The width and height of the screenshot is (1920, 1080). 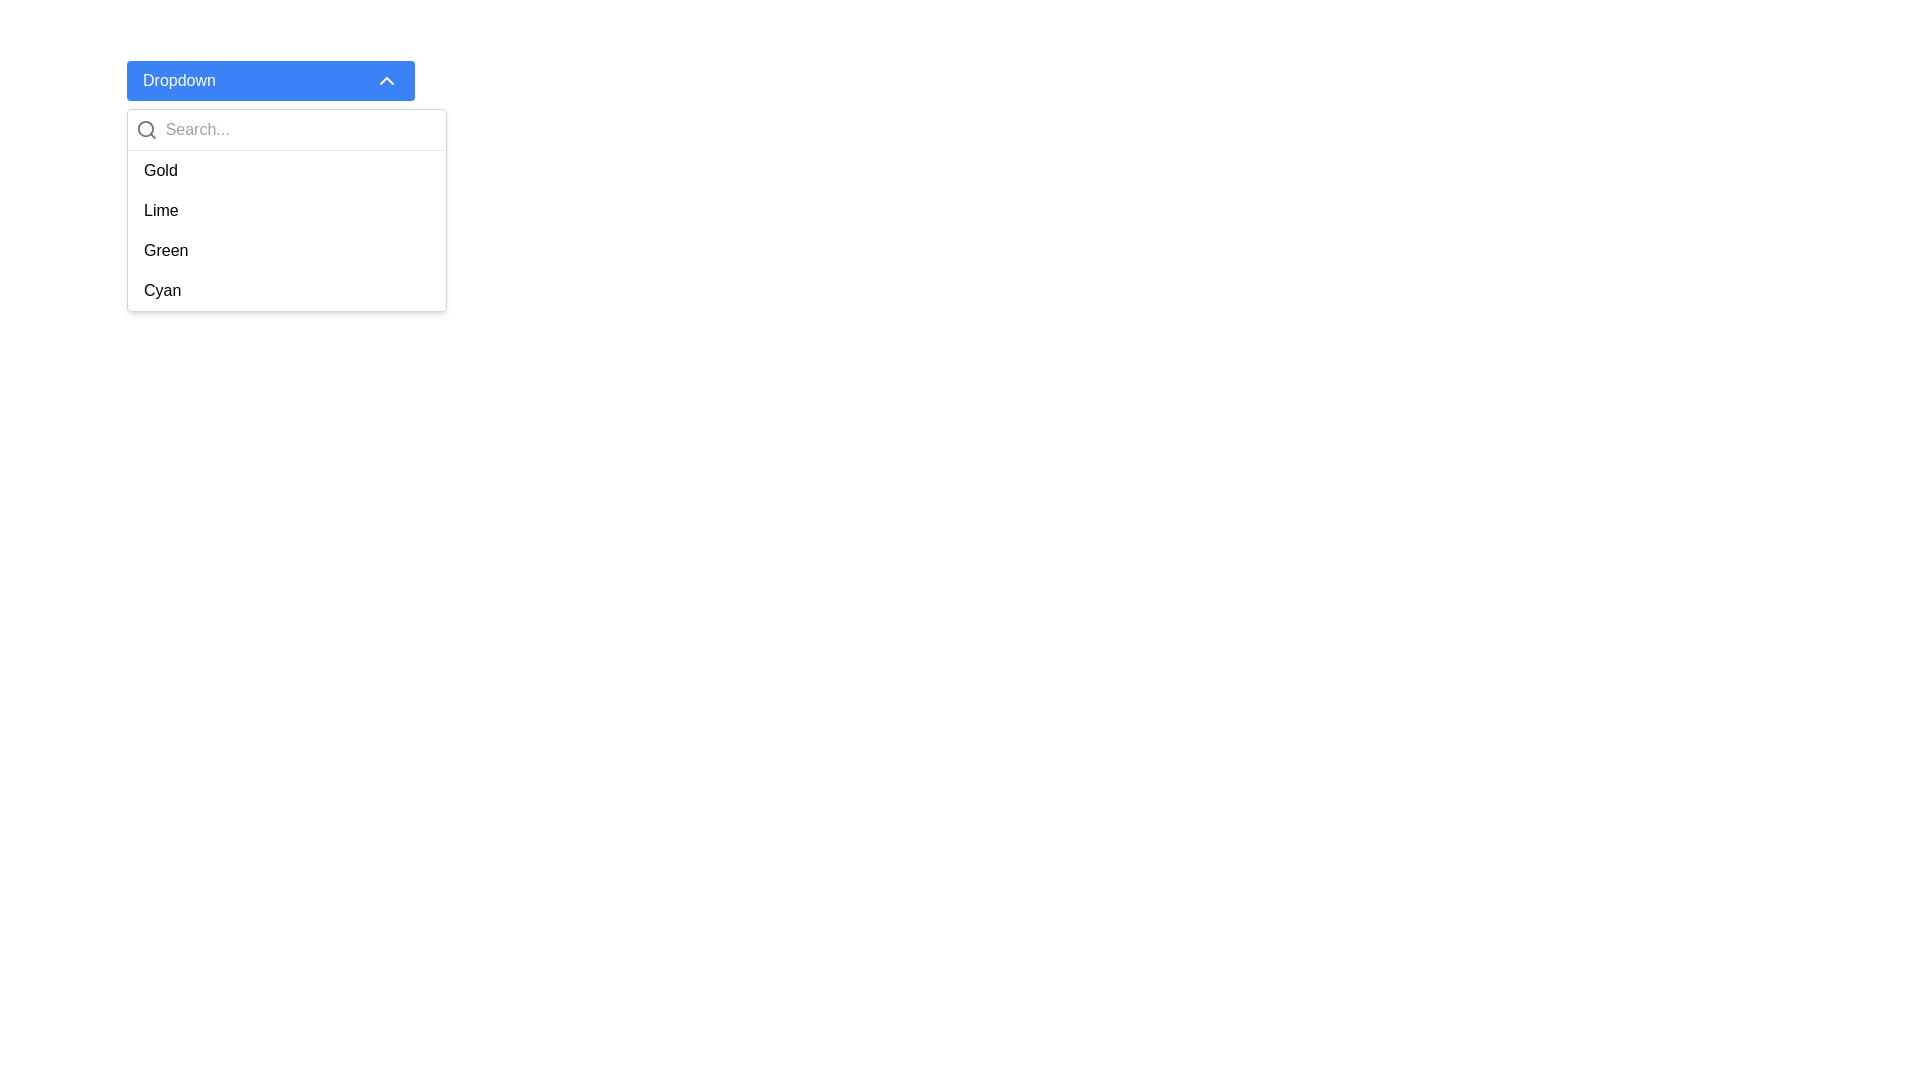 I want to click on the blue rectangular button labeled 'Dropdown' which has a chevron-up icon on its right, so click(x=269, y=100).